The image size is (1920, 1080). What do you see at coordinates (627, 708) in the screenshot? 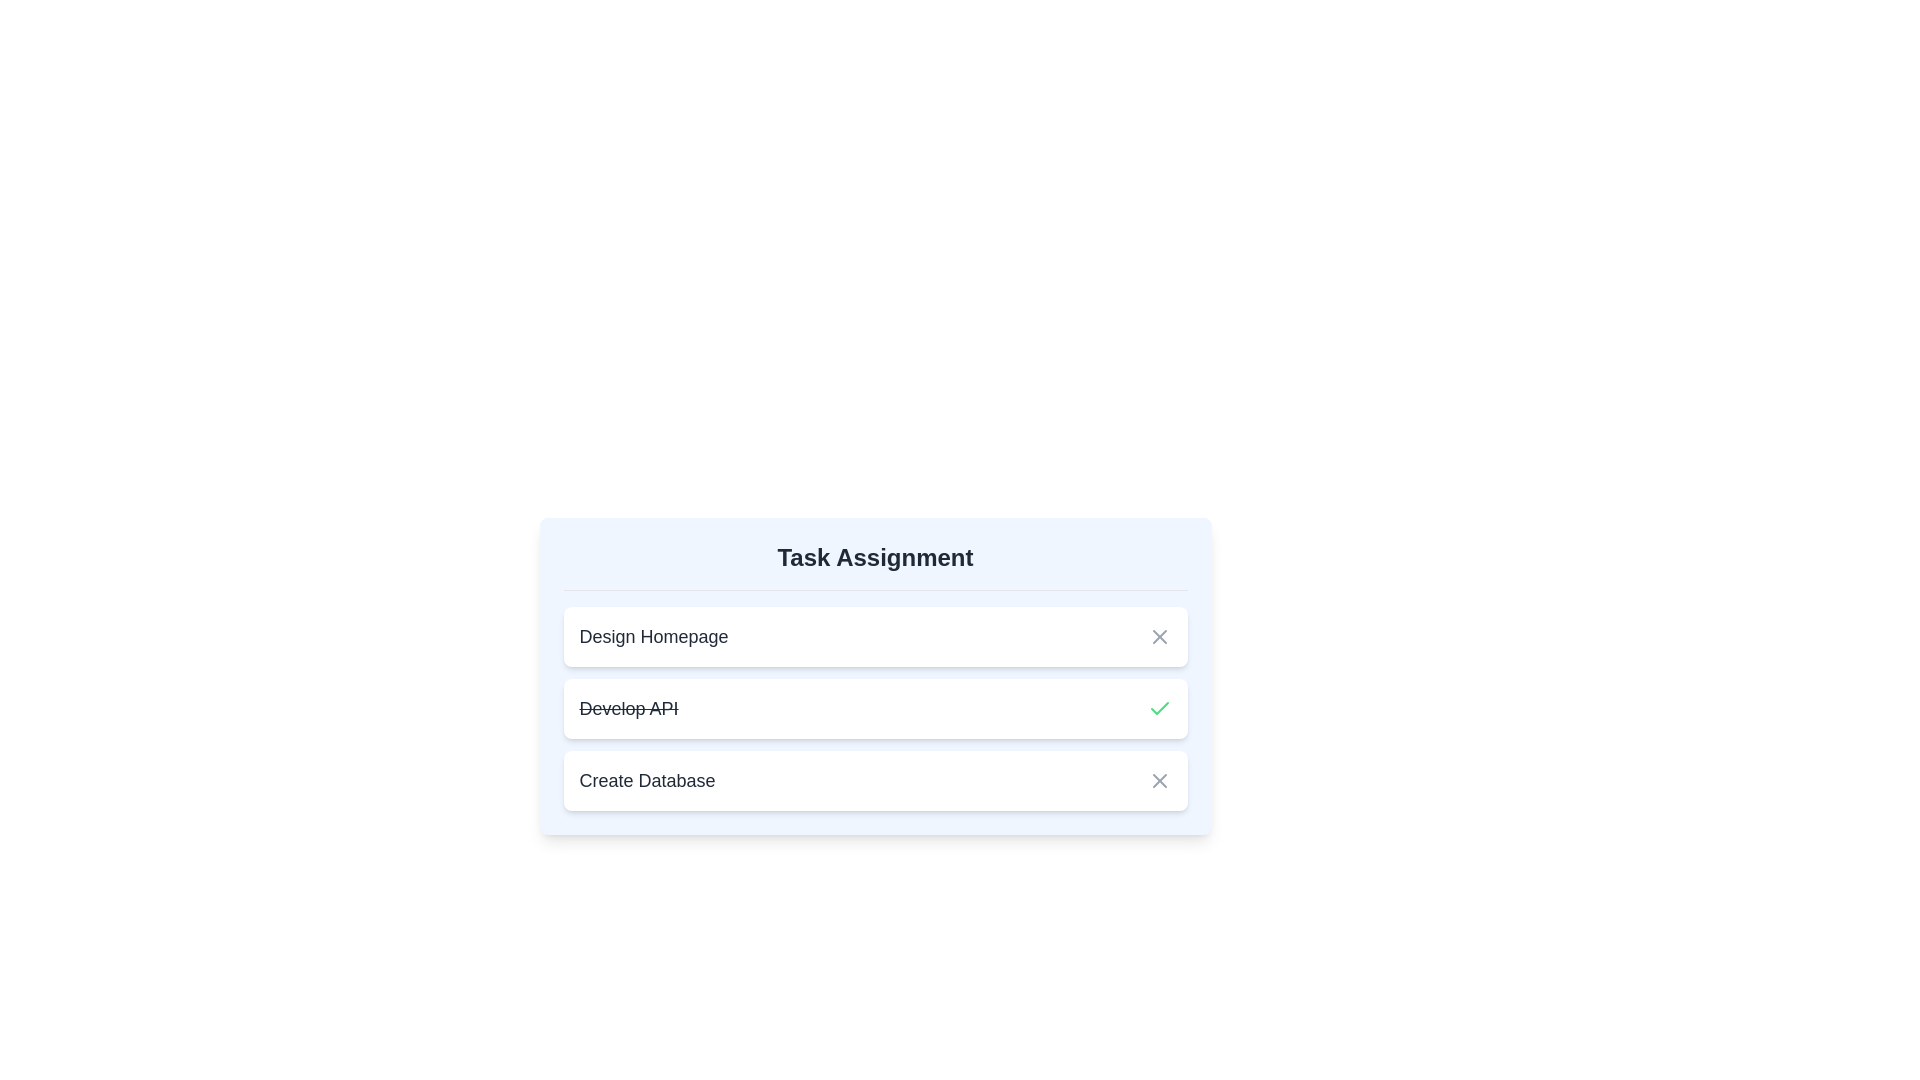
I see `the 'Develop API' text label, which is styled with a strikethrough to indicate it is marked as completed or inactive` at bounding box center [627, 708].